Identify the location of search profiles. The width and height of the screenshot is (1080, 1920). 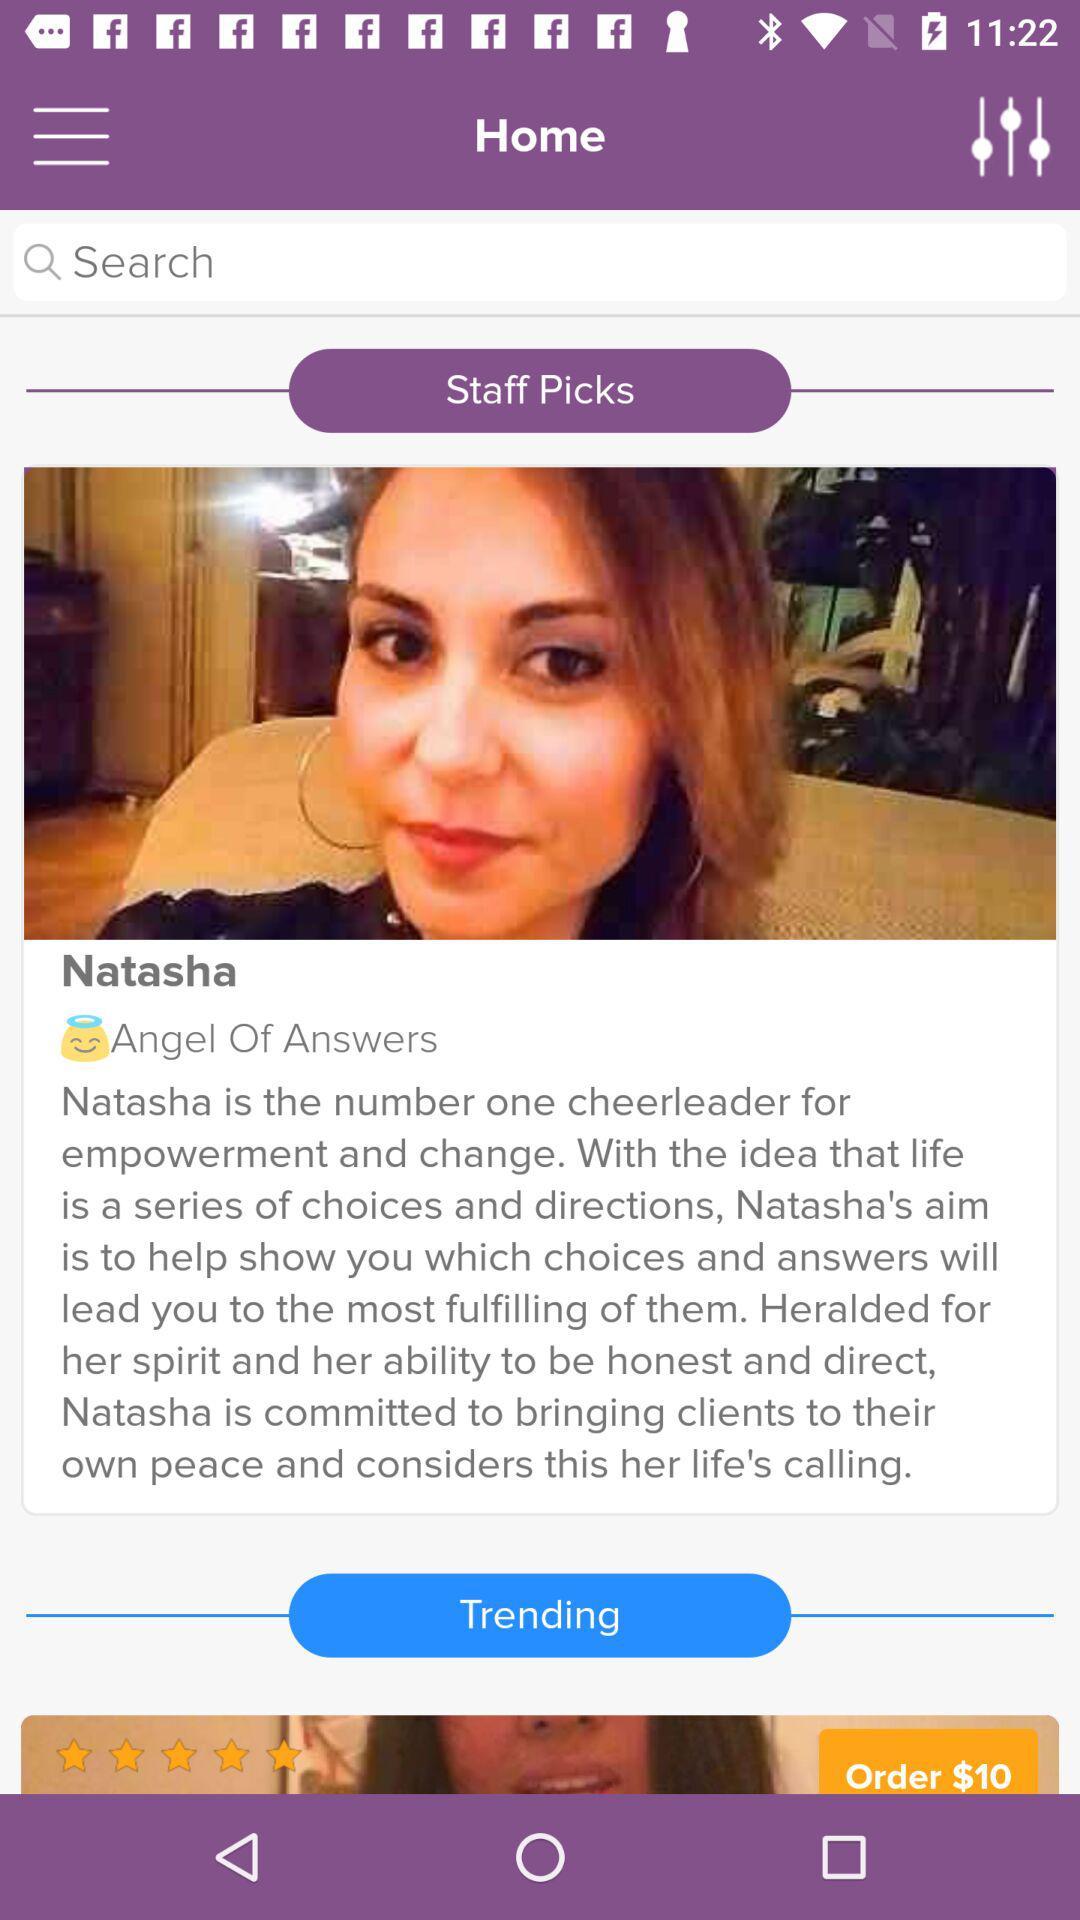
(540, 261).